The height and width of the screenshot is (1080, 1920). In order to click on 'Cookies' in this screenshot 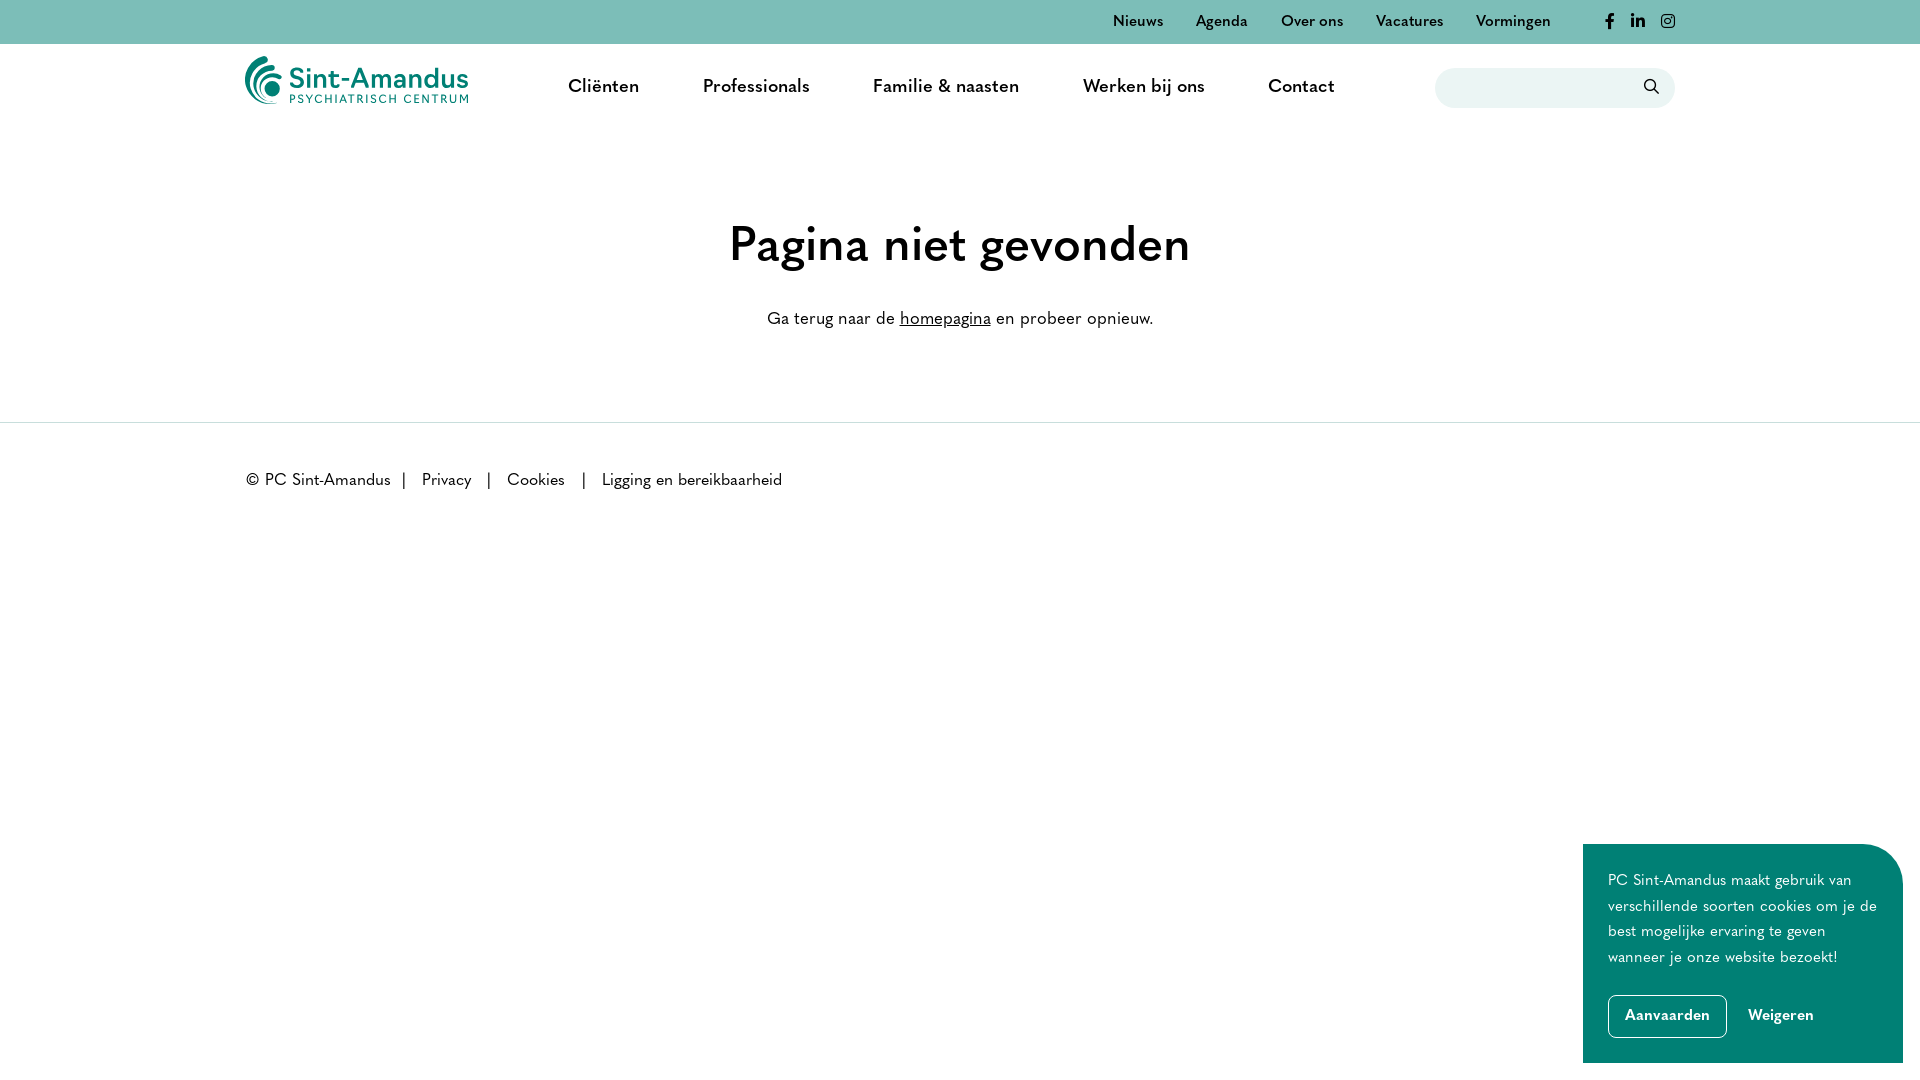, I will do `click(536, 481)`.